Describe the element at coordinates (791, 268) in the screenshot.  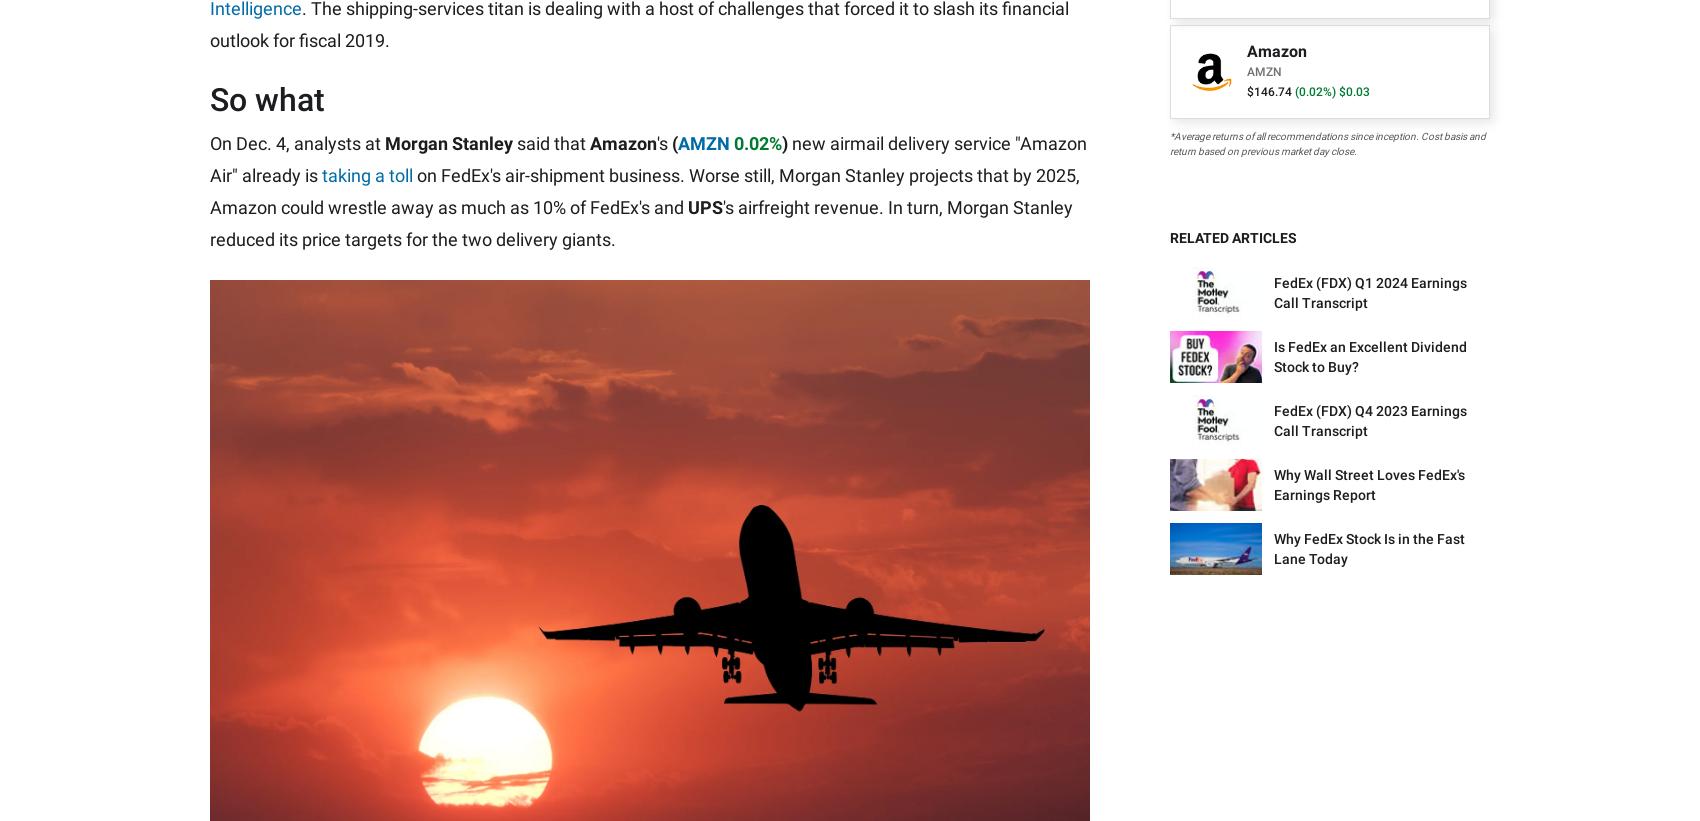
I see `'Stock Advisor'` at that location.